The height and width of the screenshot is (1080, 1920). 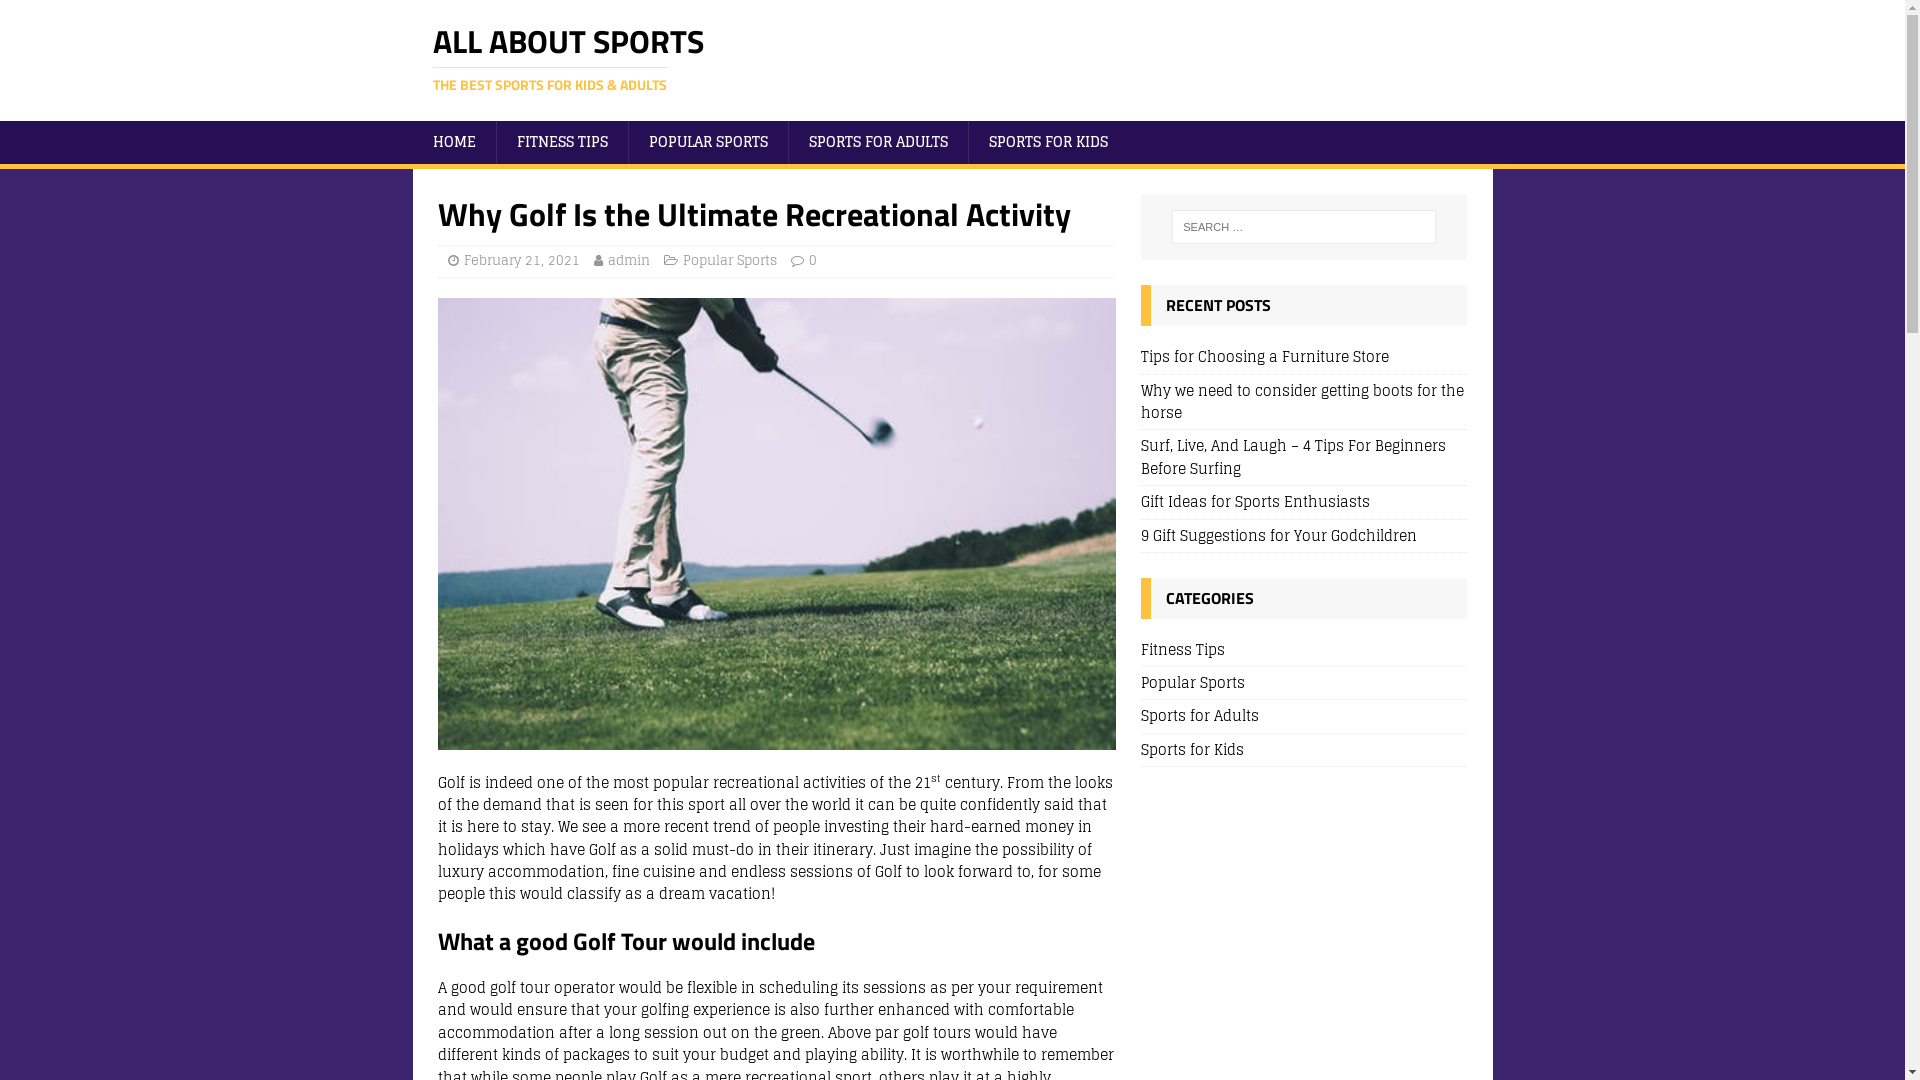 I want to click on 'Popular Sports', so click(x=1304, y=681).